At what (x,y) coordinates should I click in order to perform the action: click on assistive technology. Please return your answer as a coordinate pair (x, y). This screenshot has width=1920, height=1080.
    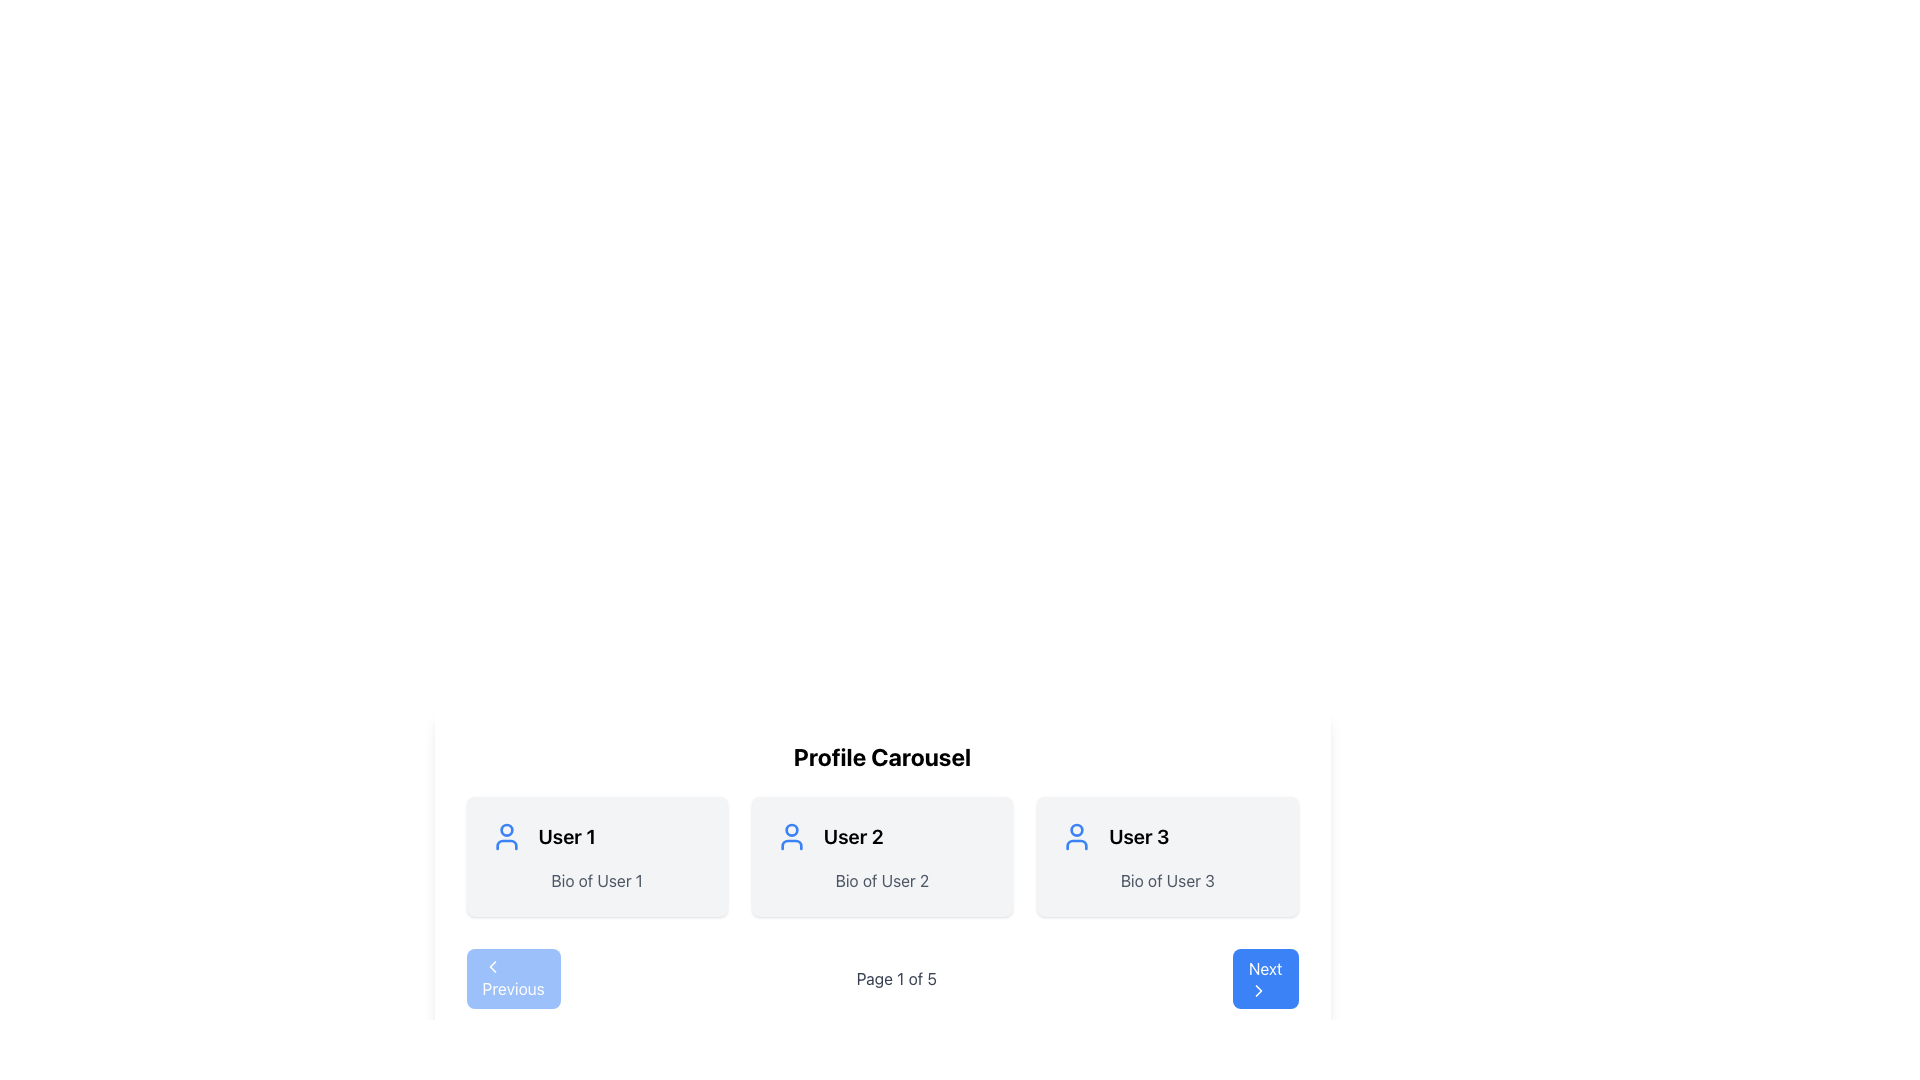
    Looking at the image, I should click on (853, 837).